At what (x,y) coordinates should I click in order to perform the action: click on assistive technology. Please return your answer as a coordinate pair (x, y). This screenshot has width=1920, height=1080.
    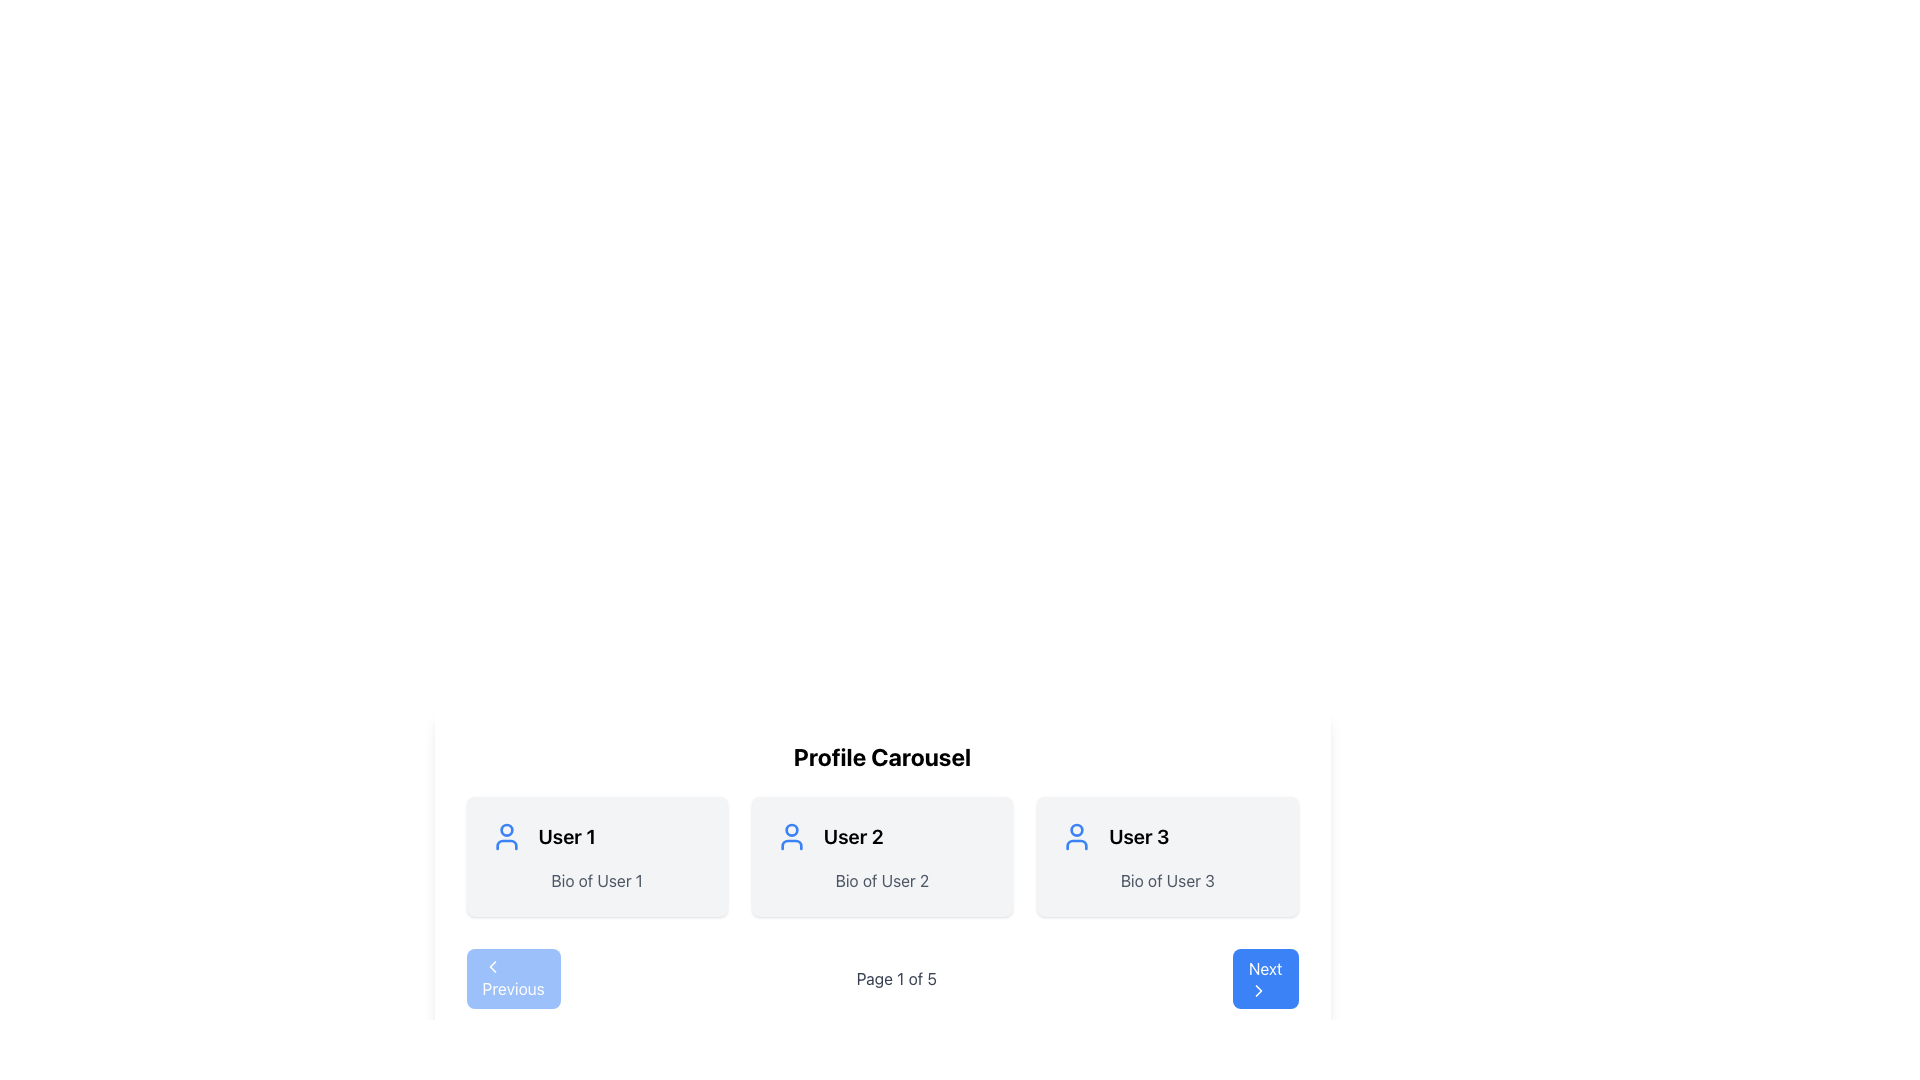
    Looking at the image, I should click on (853, 837).